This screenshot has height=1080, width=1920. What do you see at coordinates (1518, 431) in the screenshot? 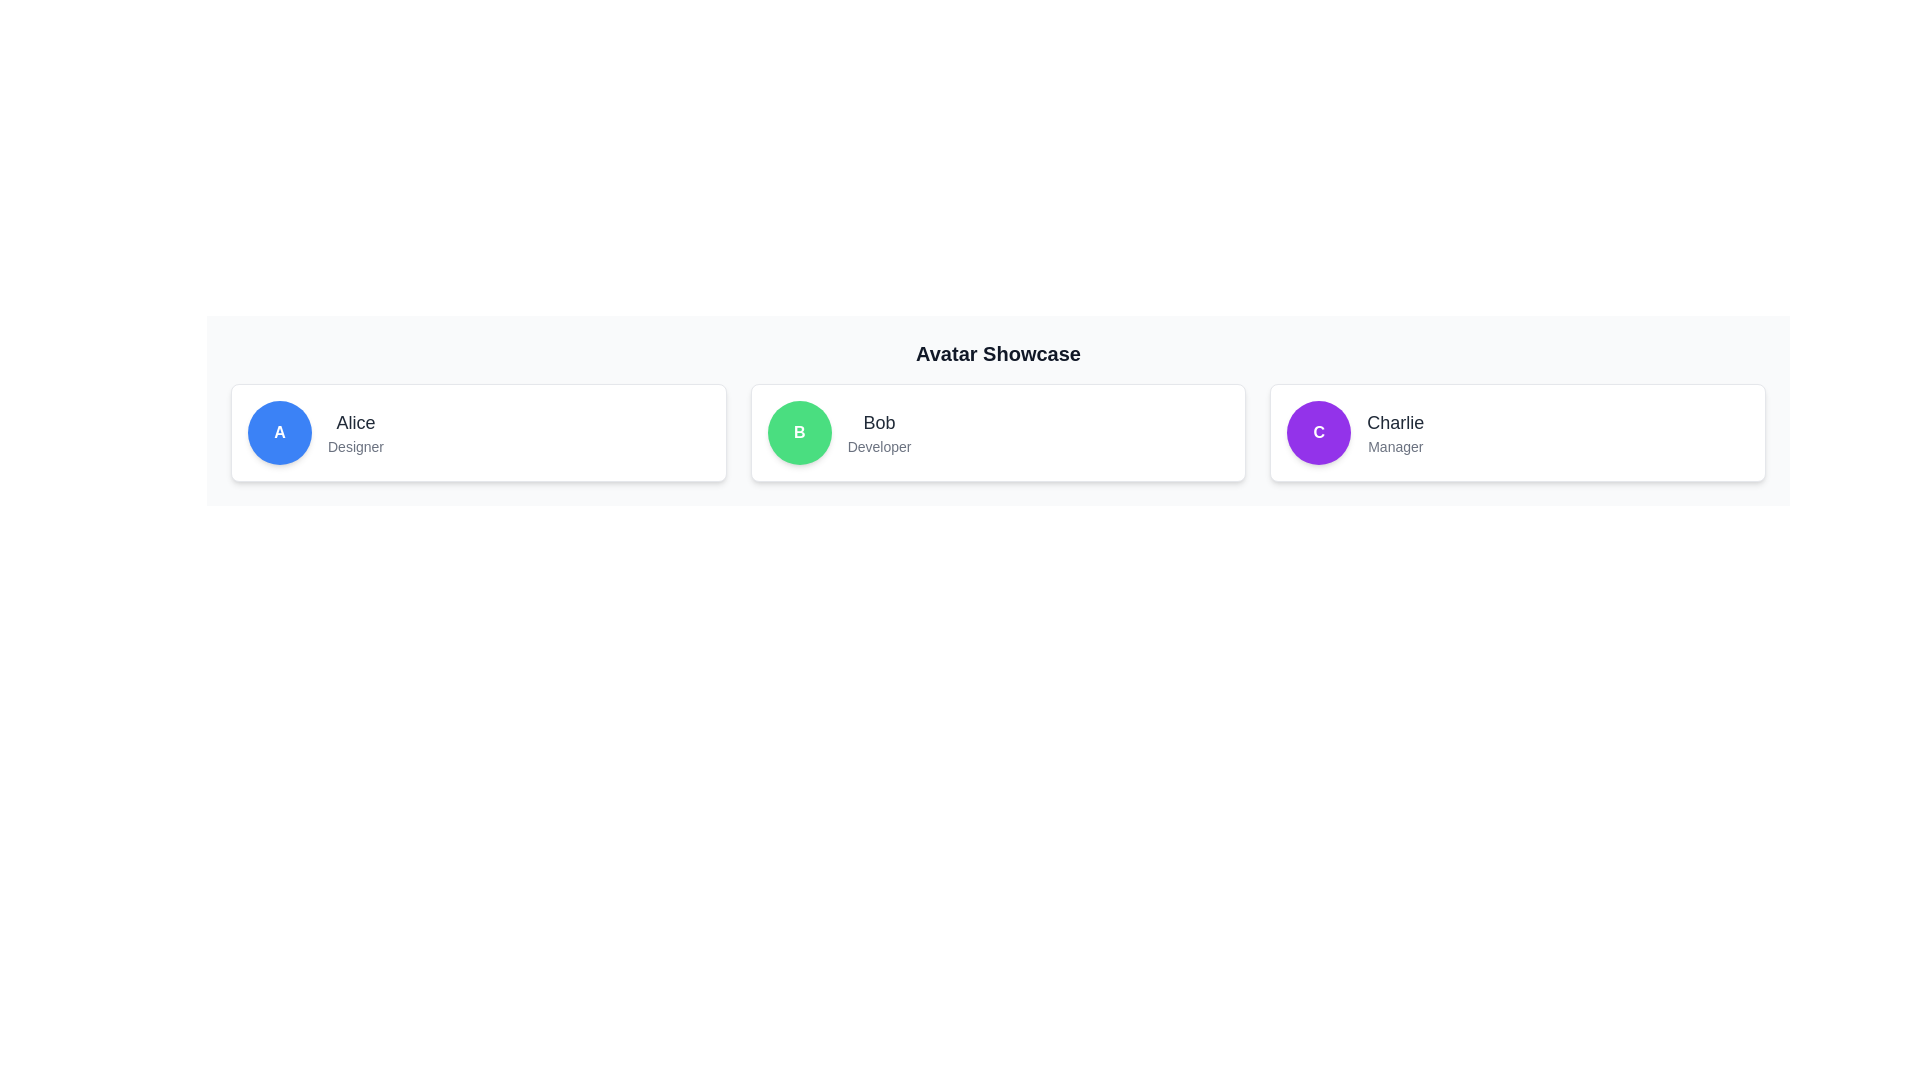
I see `the third card component in the grid layout which displays information about an individual, specifically their name and title` at bounding box center [1518, 431].